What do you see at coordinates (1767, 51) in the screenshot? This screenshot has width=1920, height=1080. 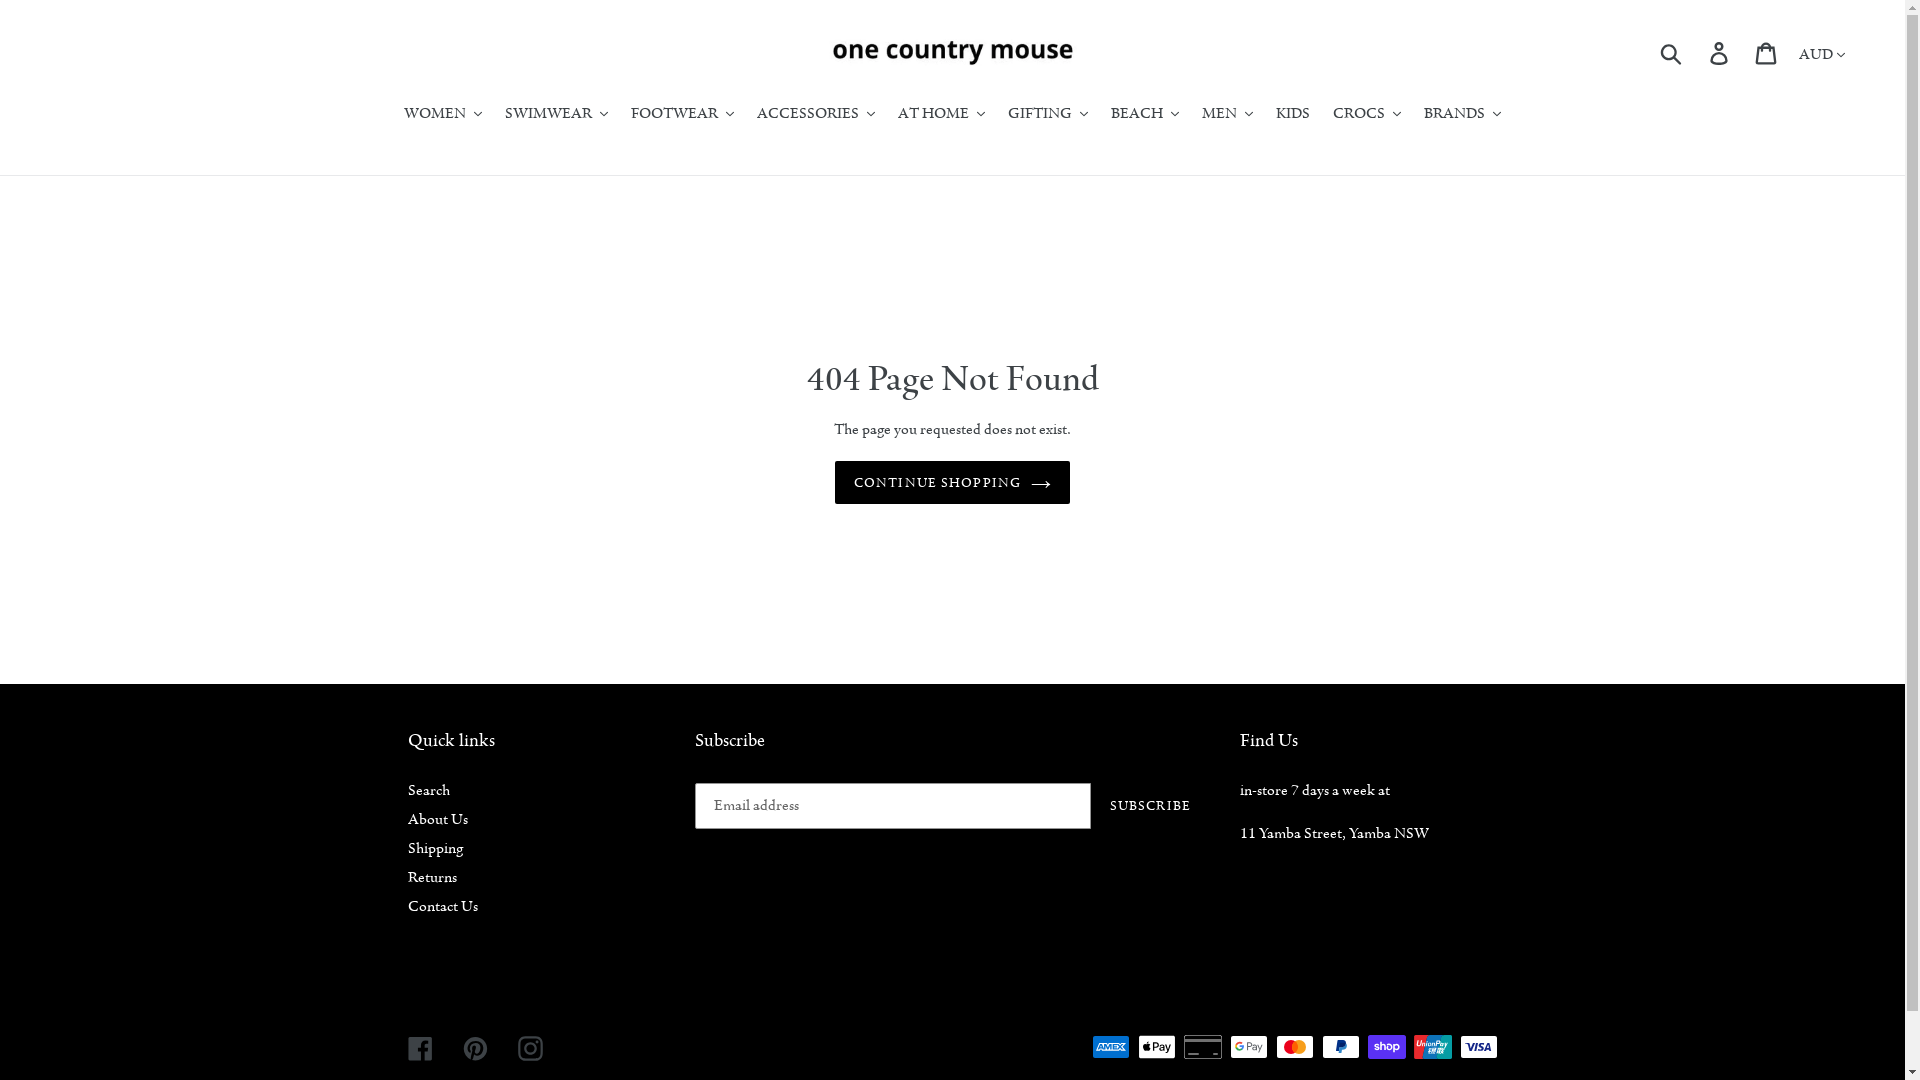 I see `'Cart'` at bounding box center [1767, 51].